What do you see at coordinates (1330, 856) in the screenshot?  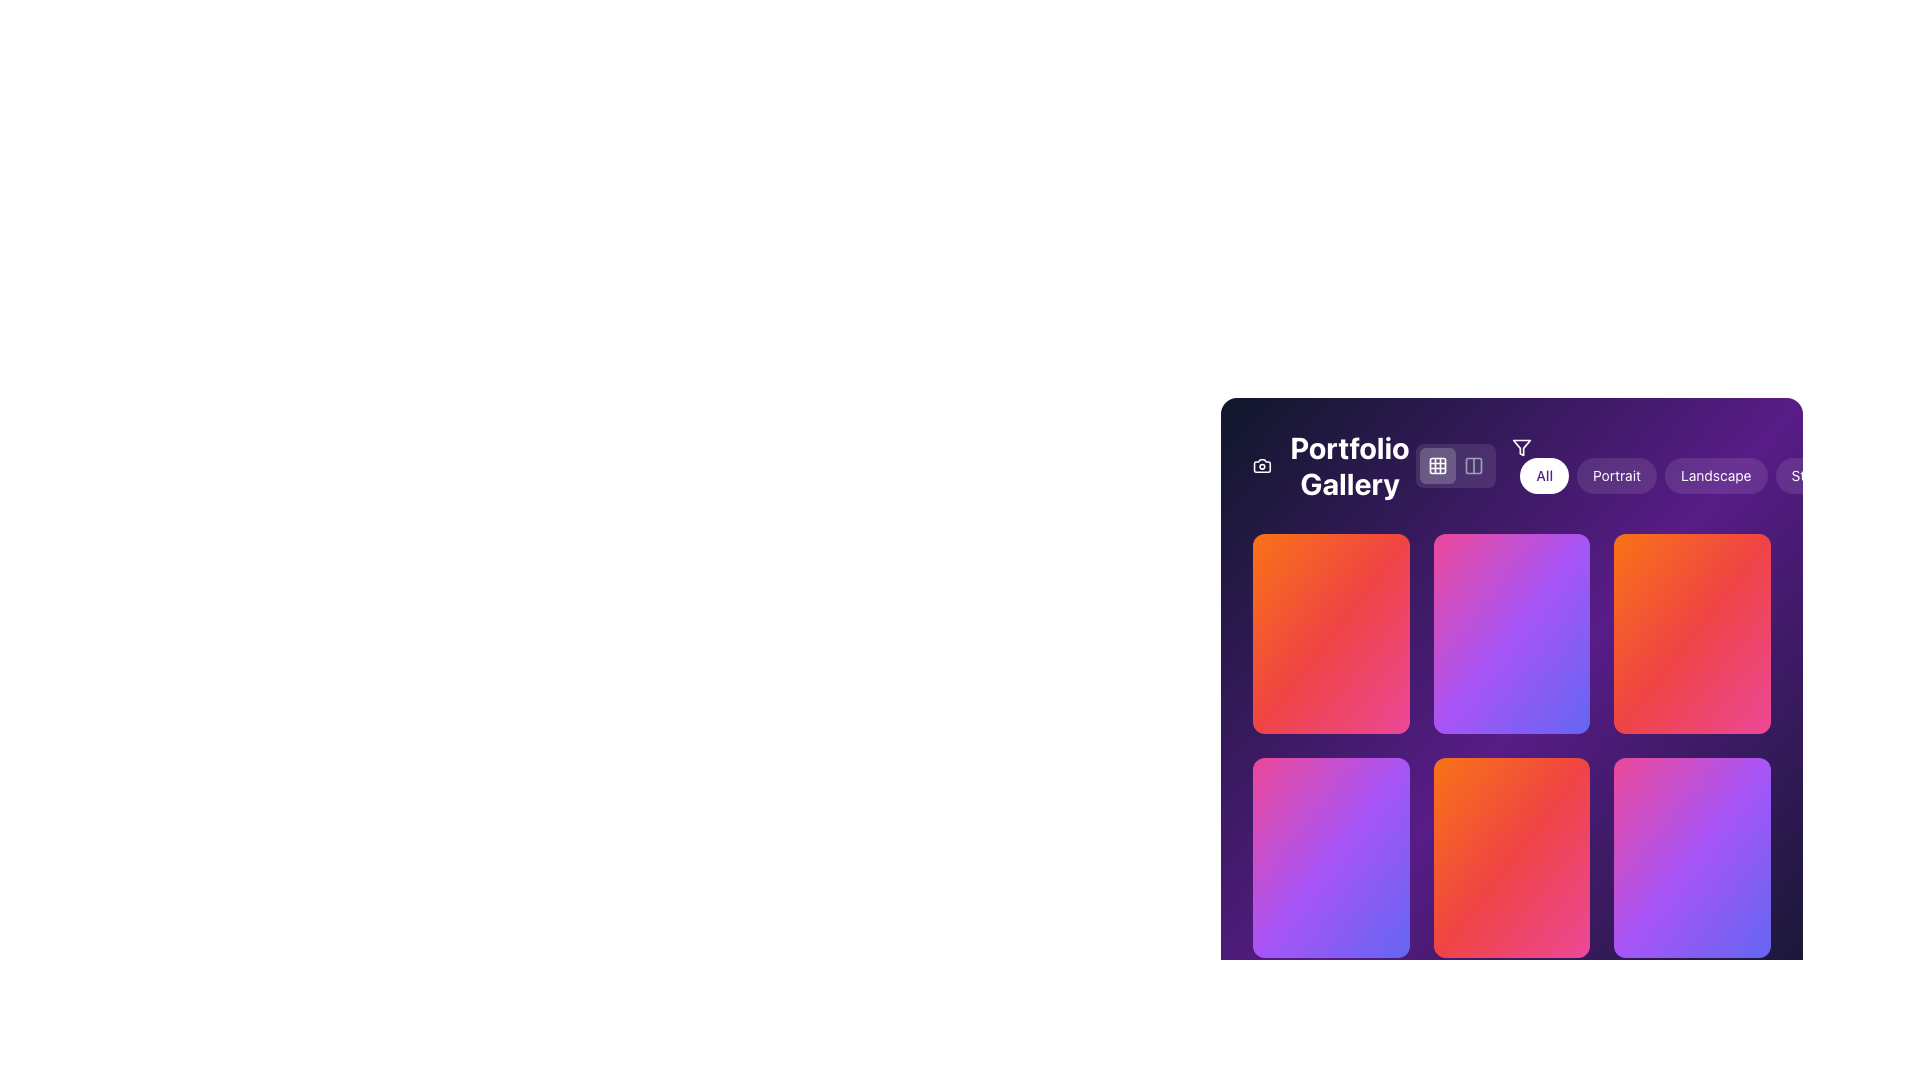 I see `the Display card representing 'Artwork 4621132', which is the first item` at bounding box center [1330, 856].